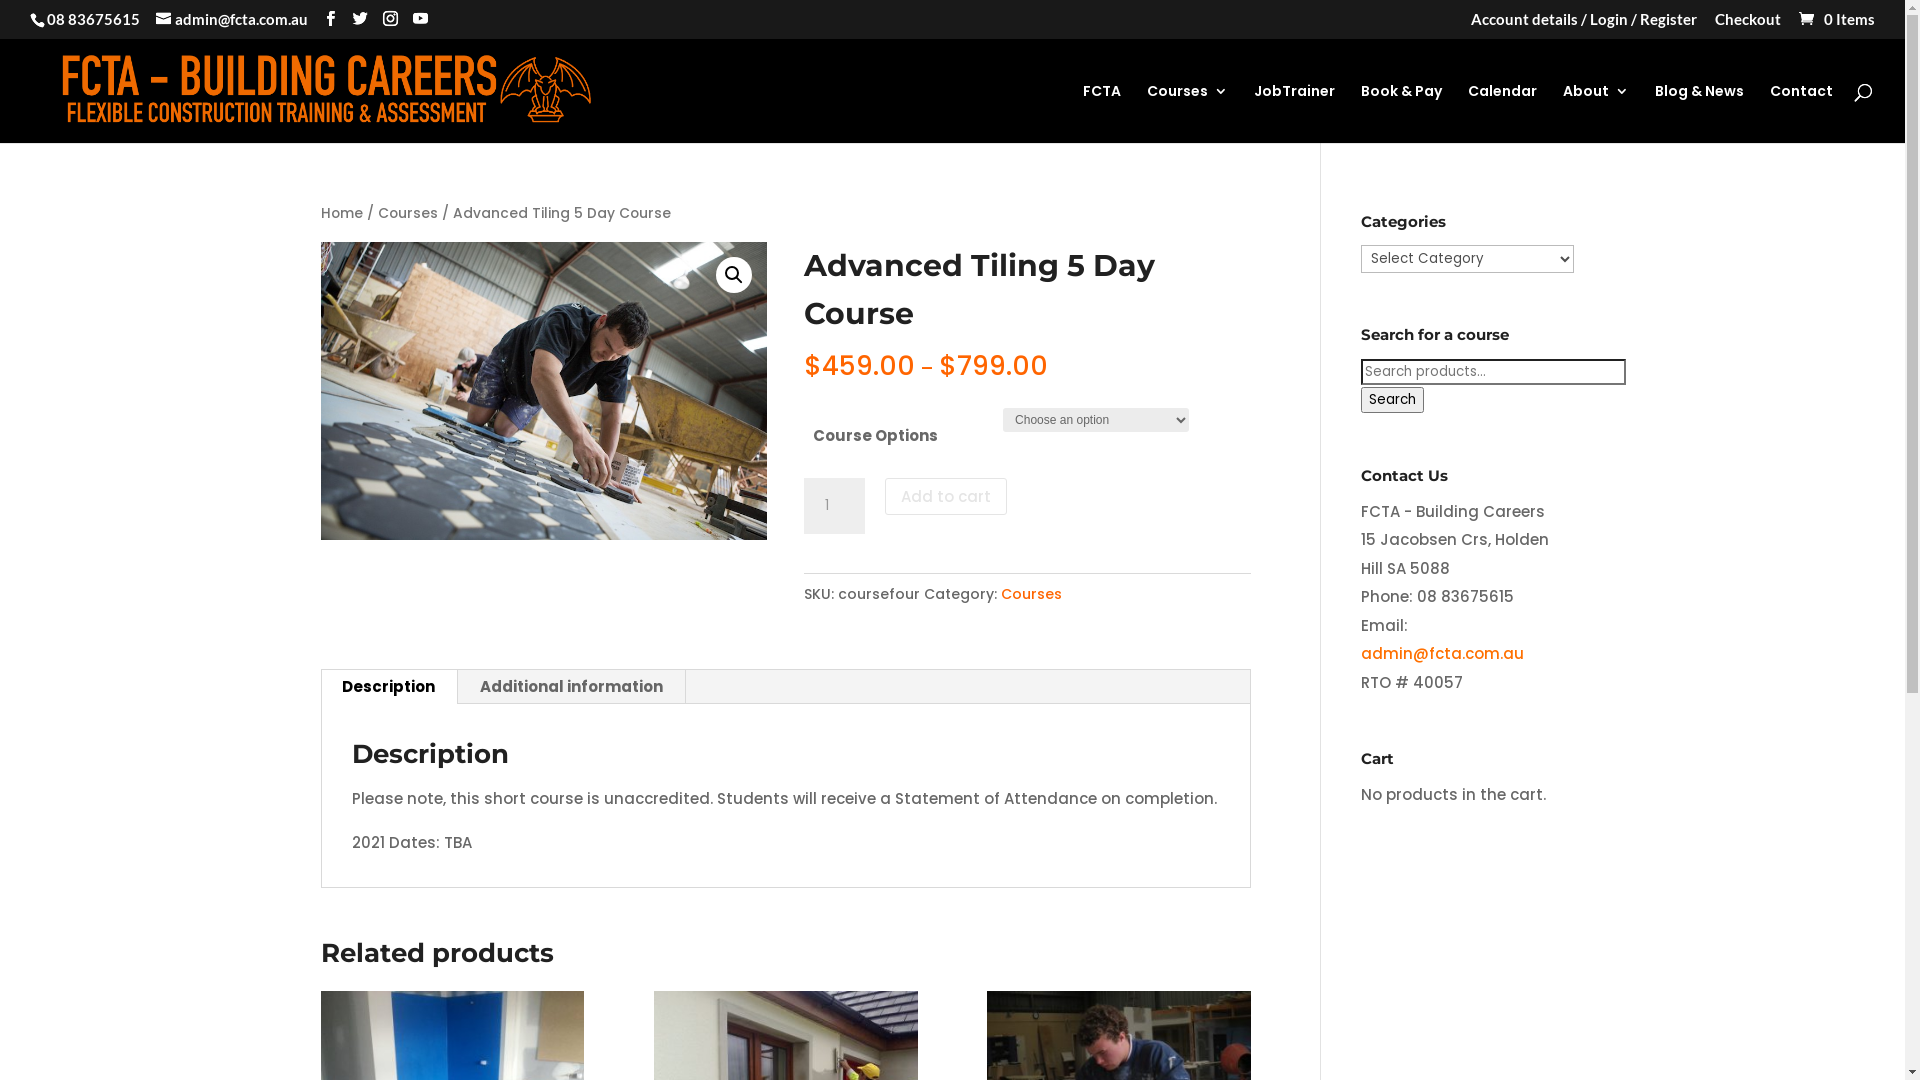 This screenshot has height=1080, width=1920. What do you see at coordinates (944, 495) in the screenshot?
I see `'Add to cart'` at bounding box center [944, 495].